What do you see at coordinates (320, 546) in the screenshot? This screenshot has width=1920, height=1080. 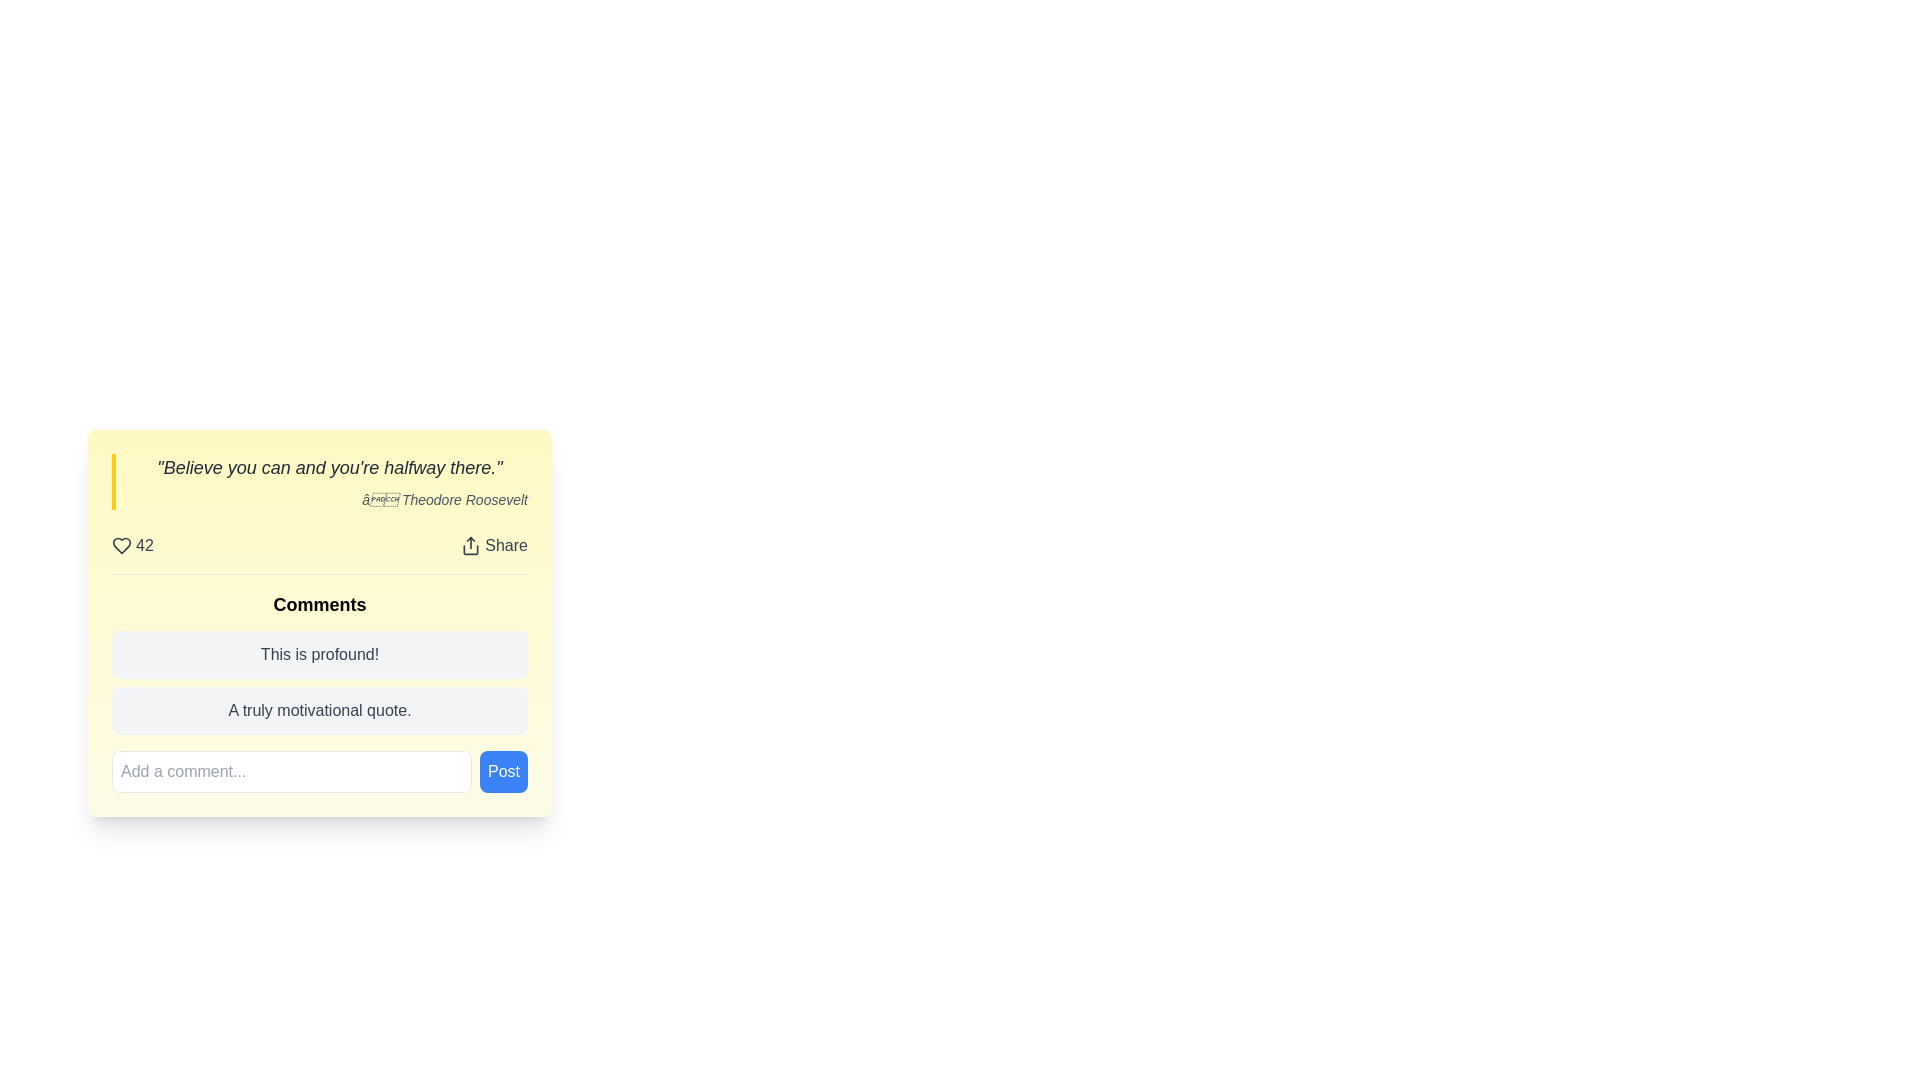 I see `the interactive element grouping containing the like counter and share button` at bounding box center [320, 546].